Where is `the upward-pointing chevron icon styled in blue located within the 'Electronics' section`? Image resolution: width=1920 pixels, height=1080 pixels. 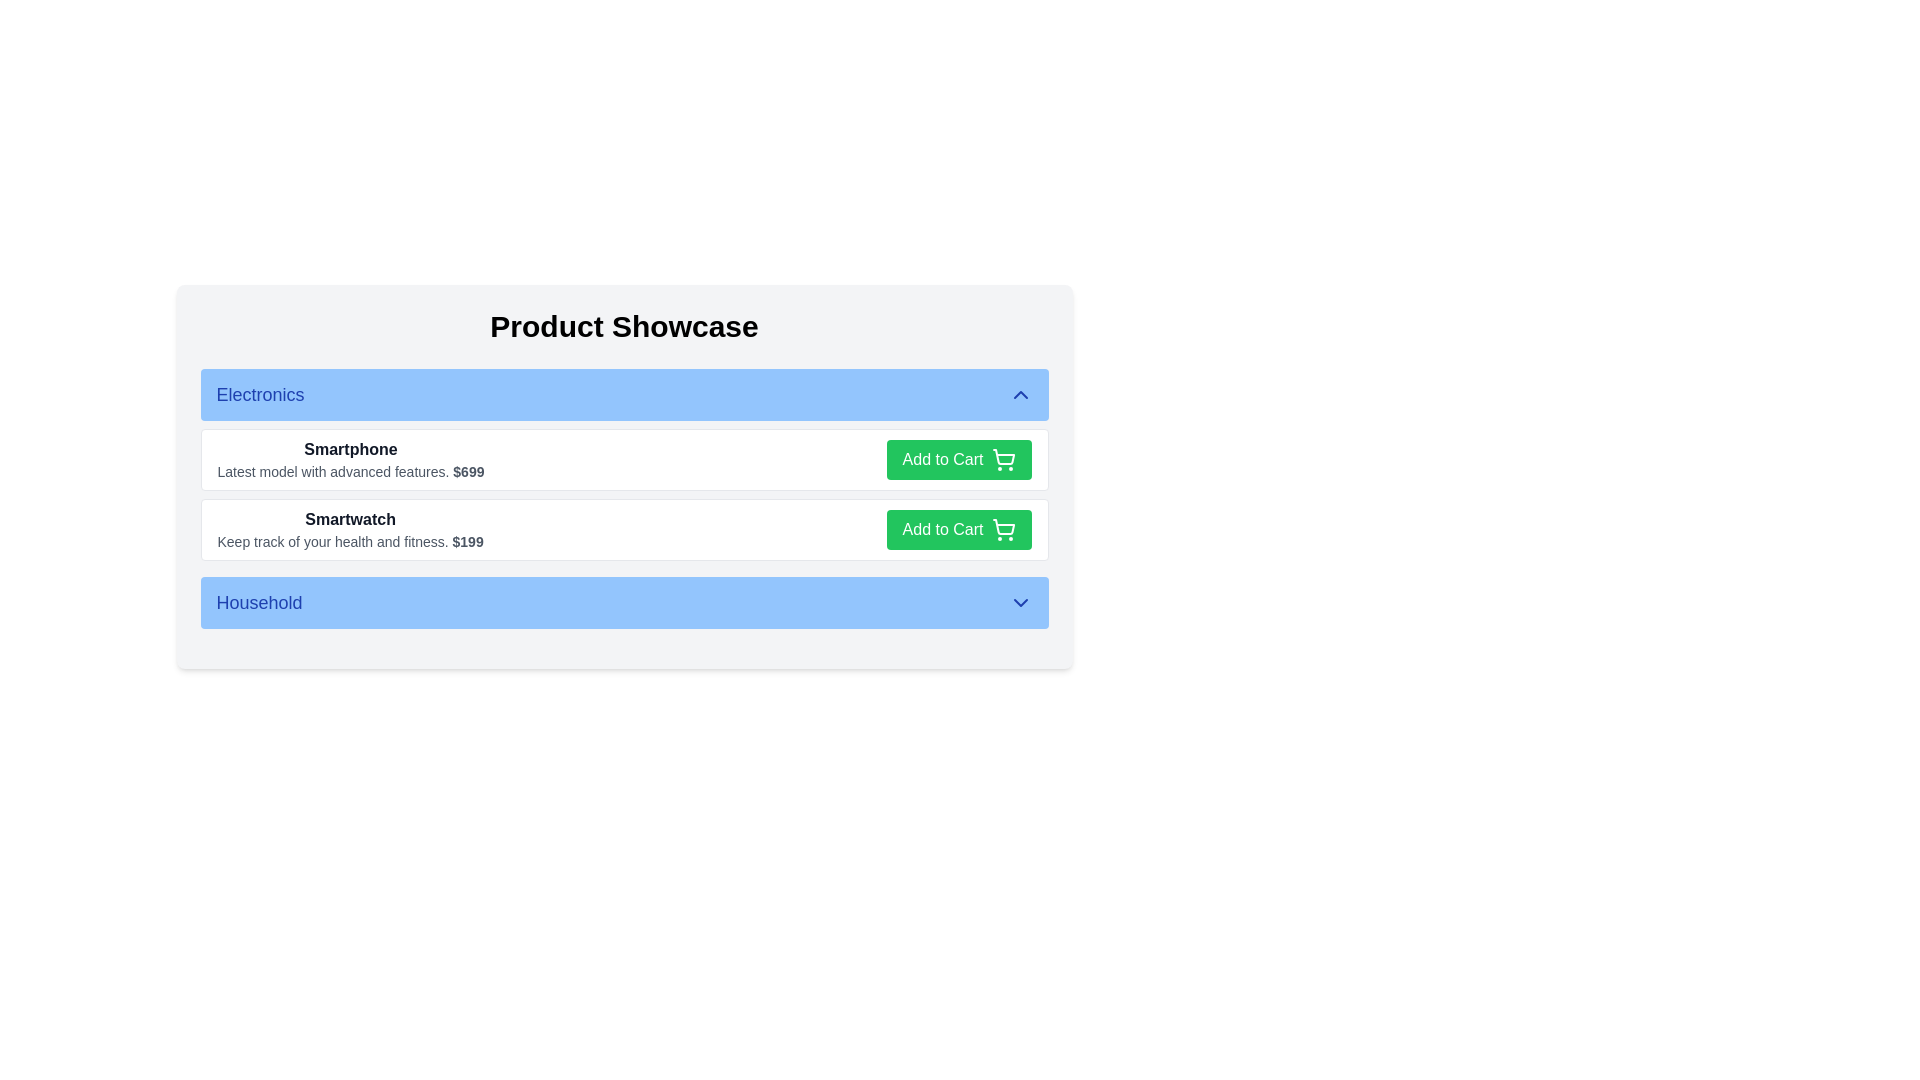
the upward-pointing chevron icon styled in blue located within the 'Electronics' section is located at coordinates (1020, 394).